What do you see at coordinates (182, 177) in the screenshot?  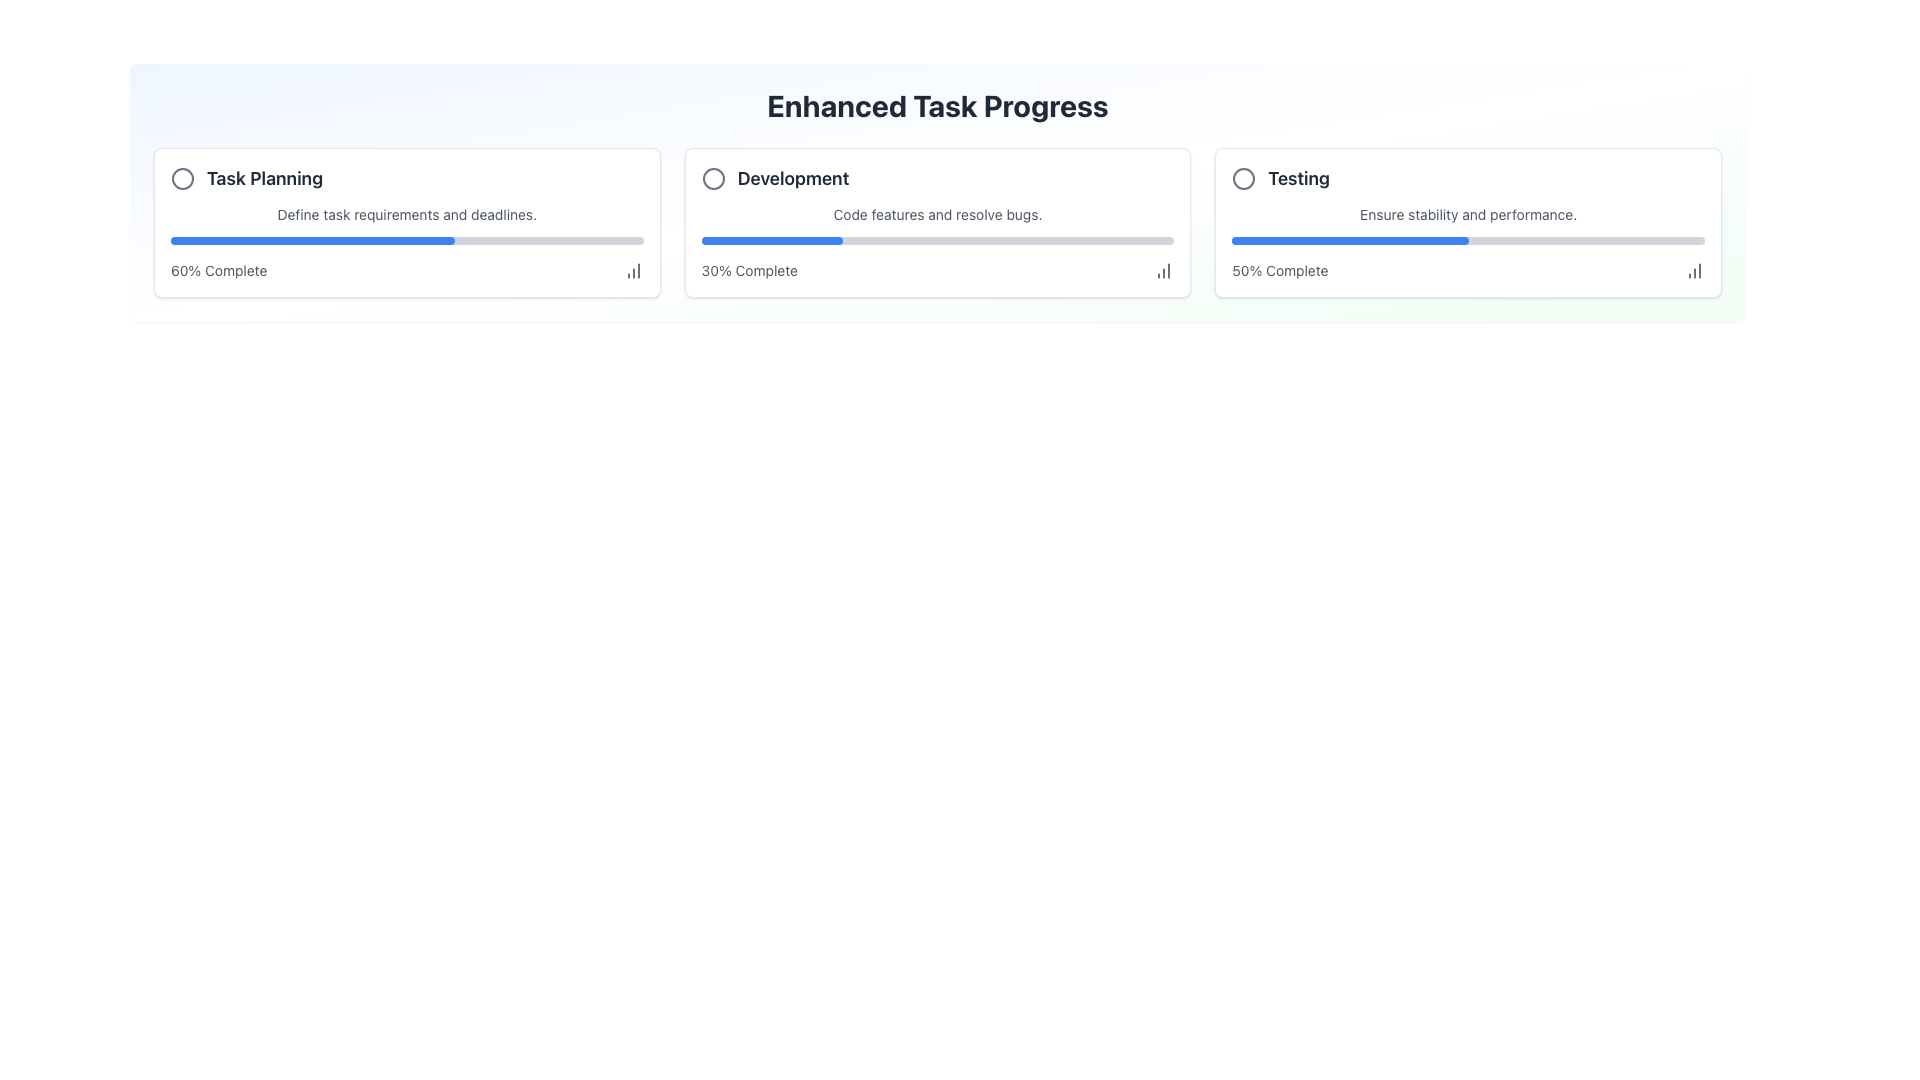 I see `the Vector Graphic (Circle in SVG) that indicates task status within the 'Task Planning' card located in the upper left section of the layout` at bounding box center [182, 177].